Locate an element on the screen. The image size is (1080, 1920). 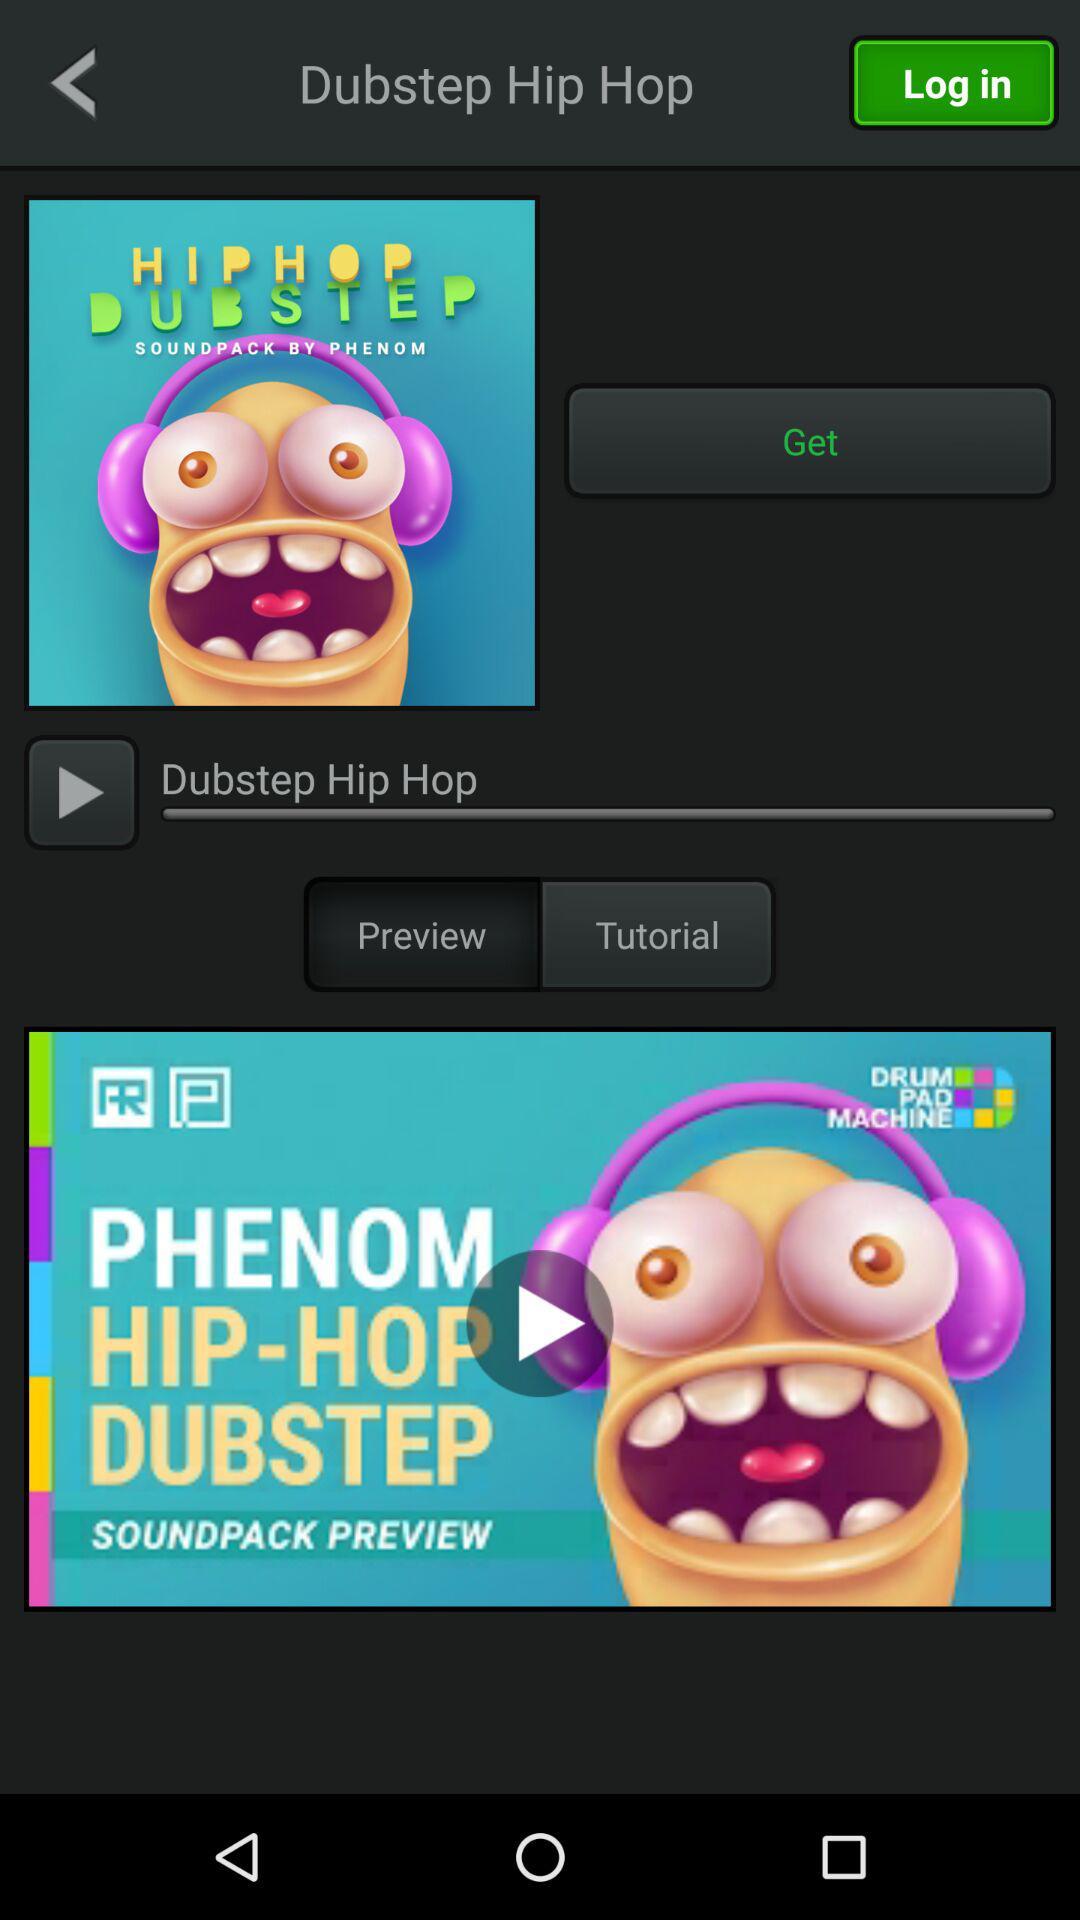
the item next to the preview item is located at coordinates (658, 933).